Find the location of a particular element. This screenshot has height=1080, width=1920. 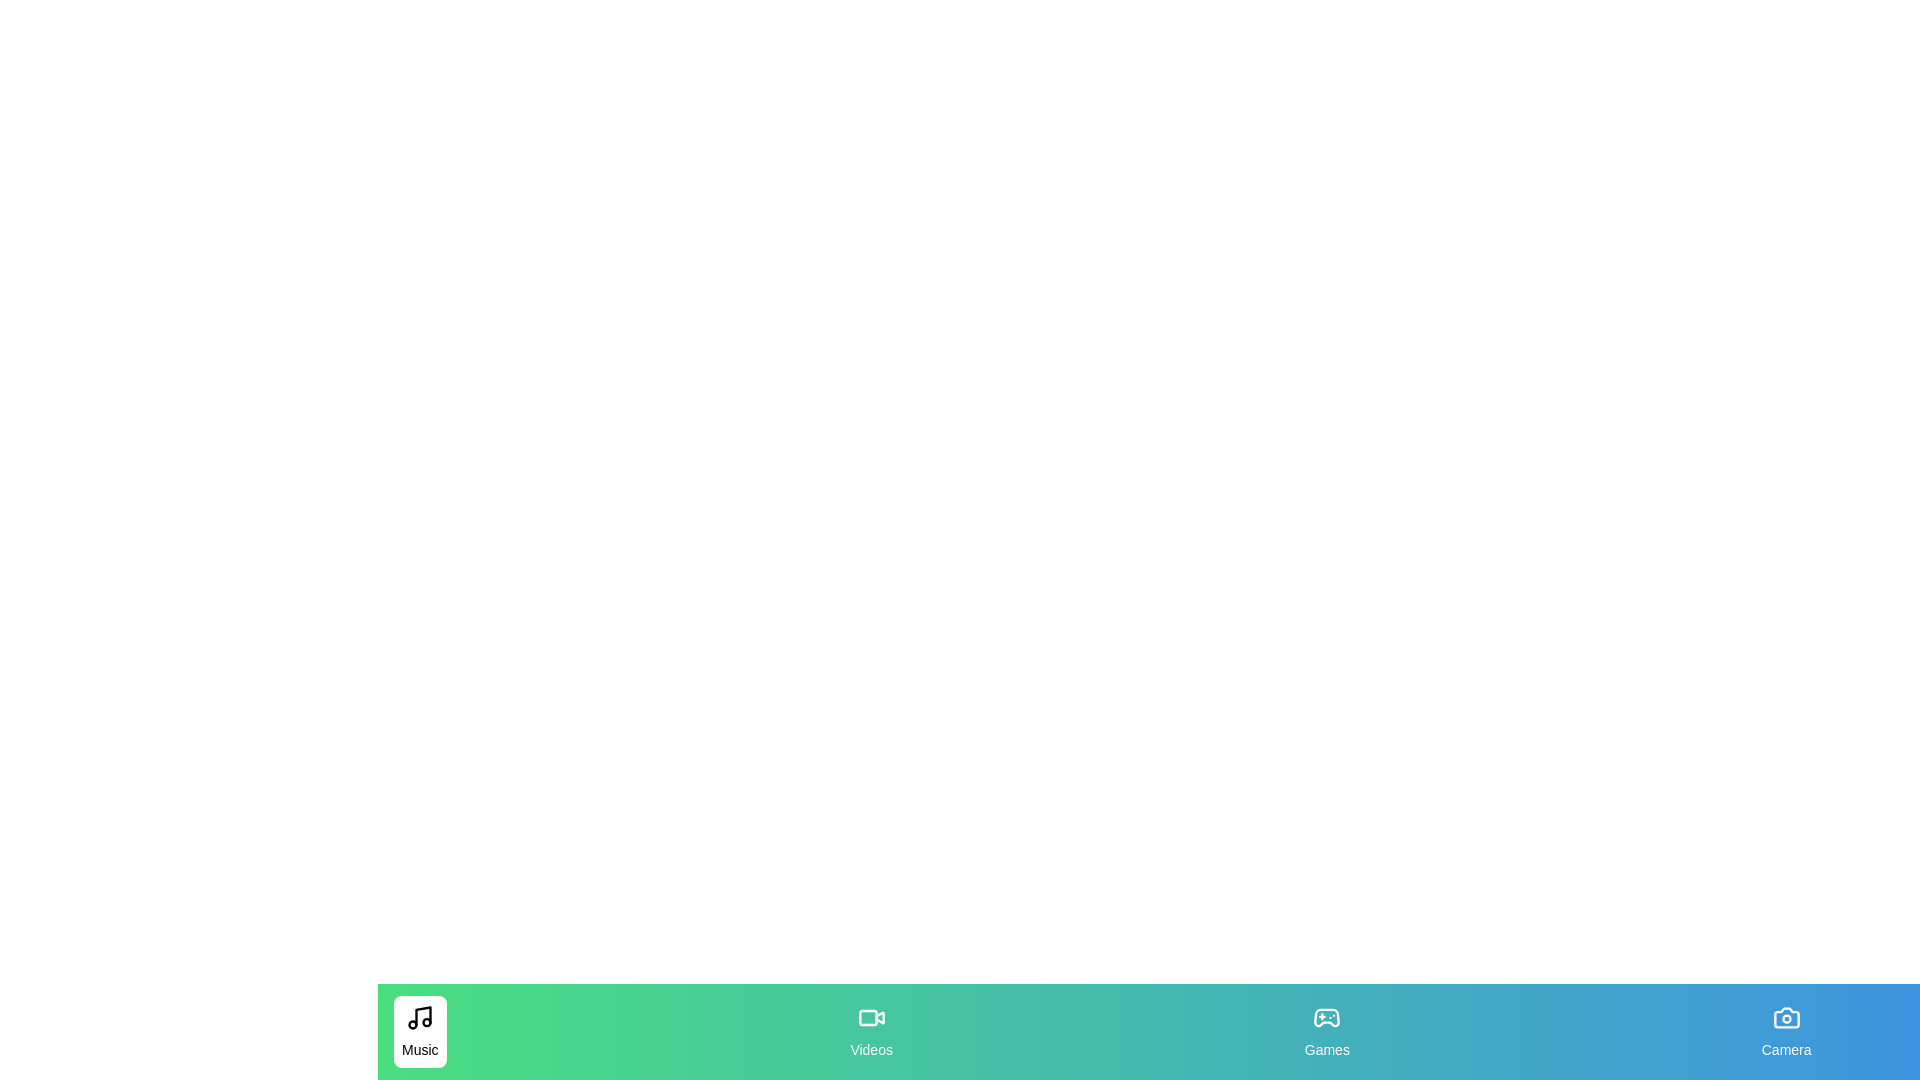

the Music tab to observe its hover effect is located at coordinates (419, 1032).